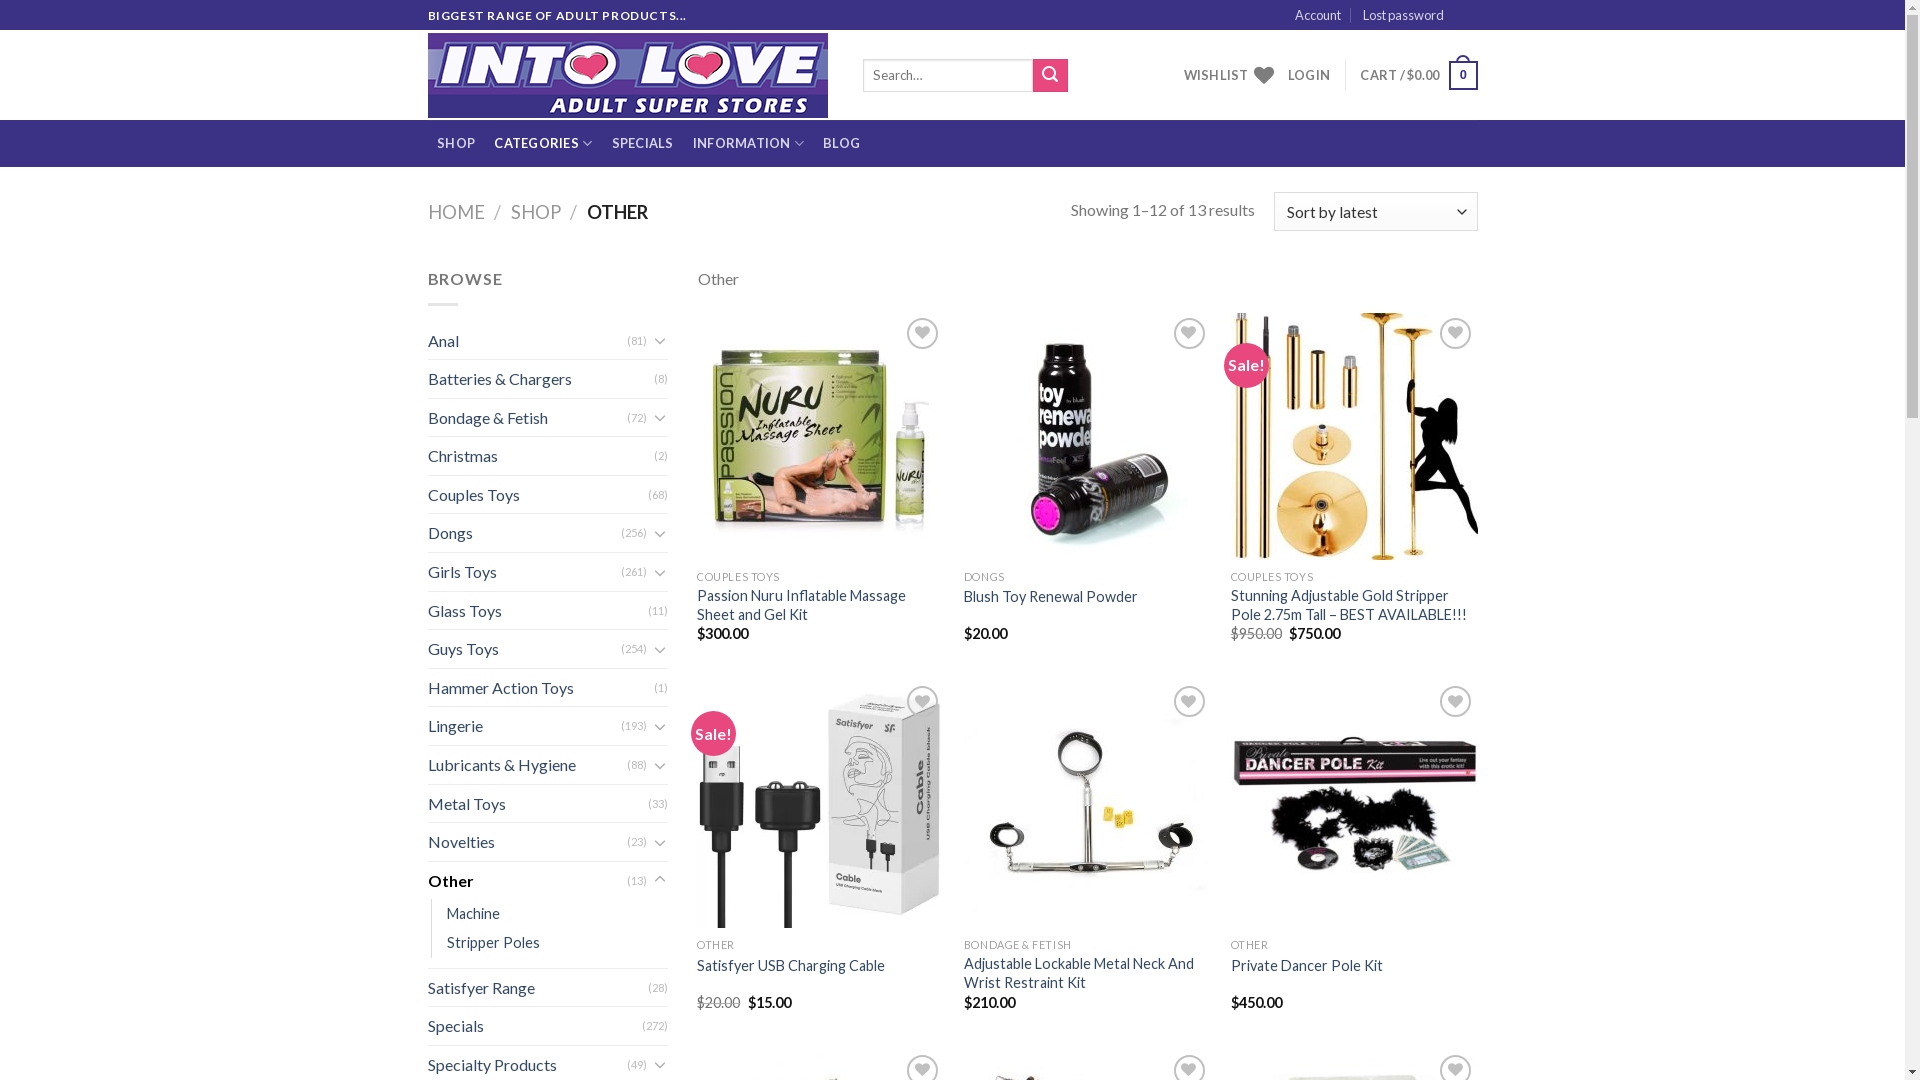 The width and height of the screenshot is (1920, 1080). Describe the element at coordinates (527, 416) in the screenshot. I see `'Bondage & Fetish'` at that location.